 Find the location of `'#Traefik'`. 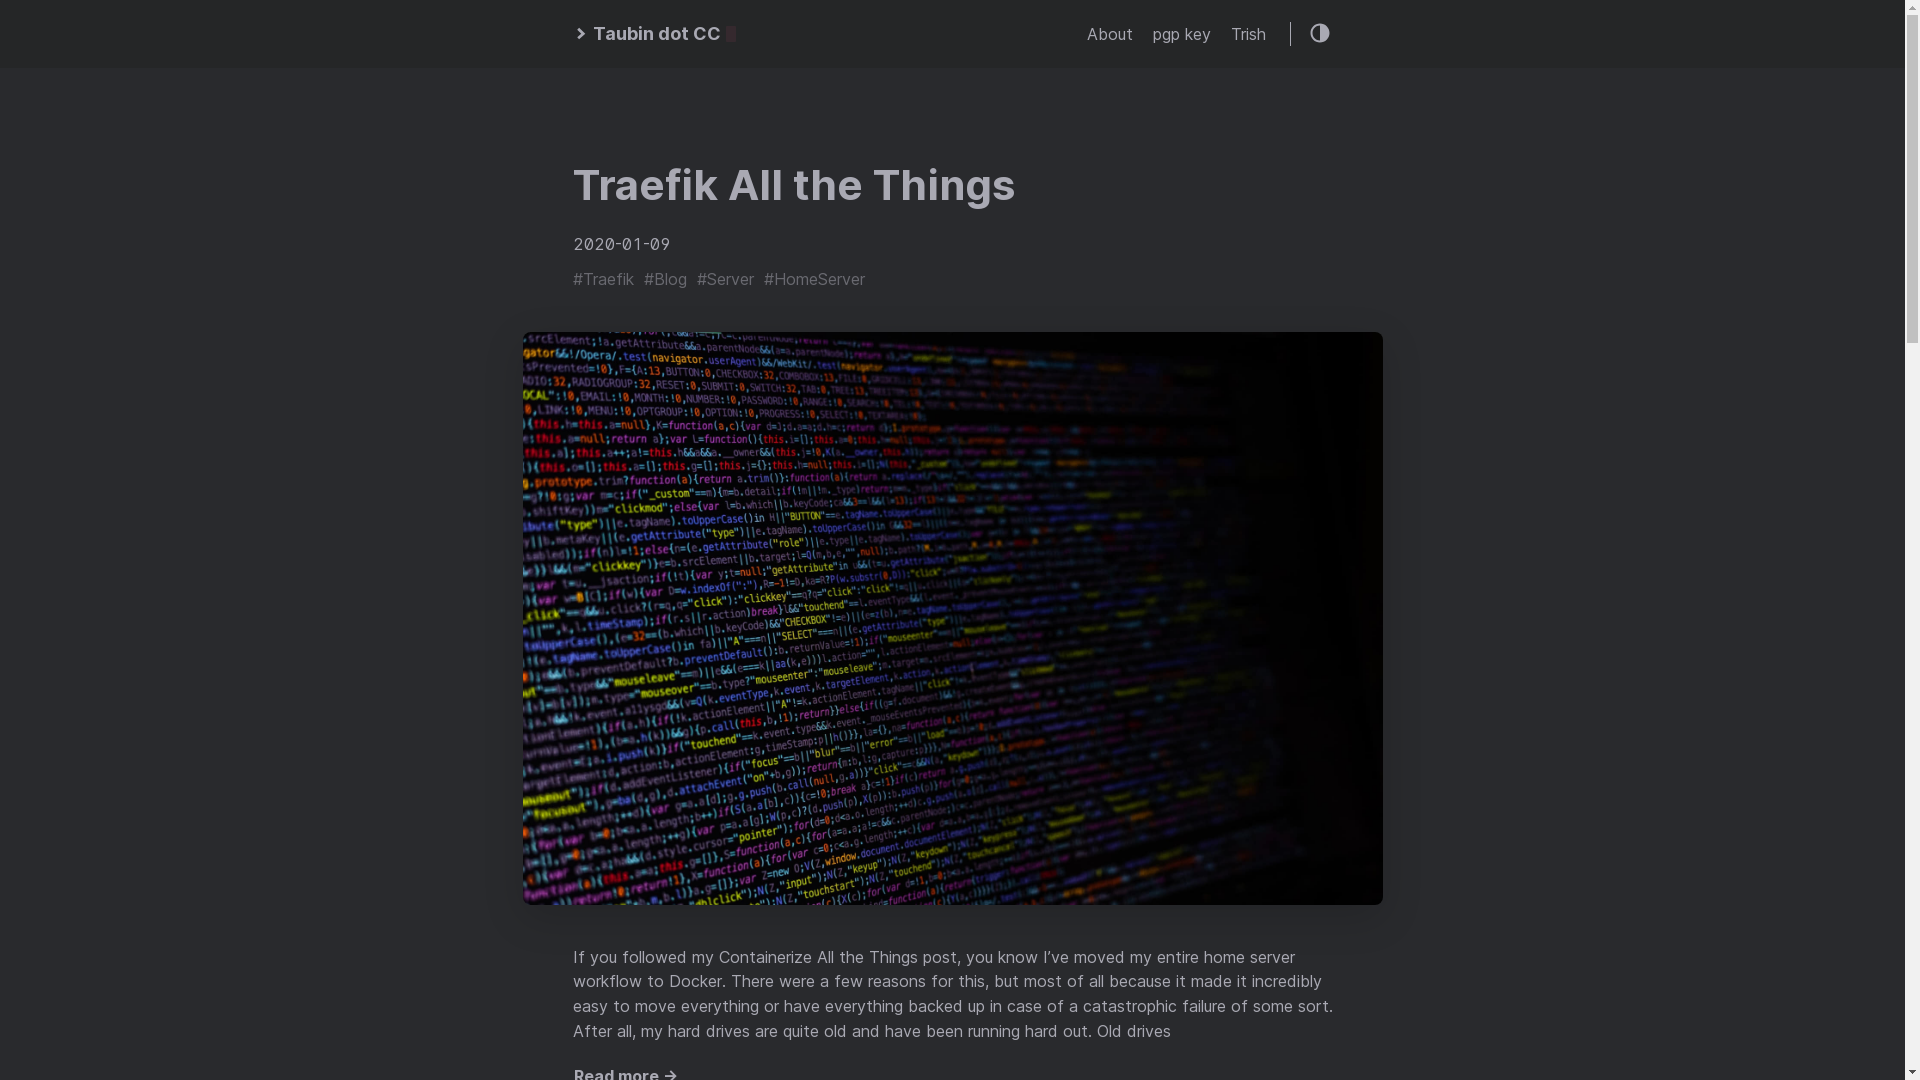

'#Traefik' is located at coordinates (570, 278).